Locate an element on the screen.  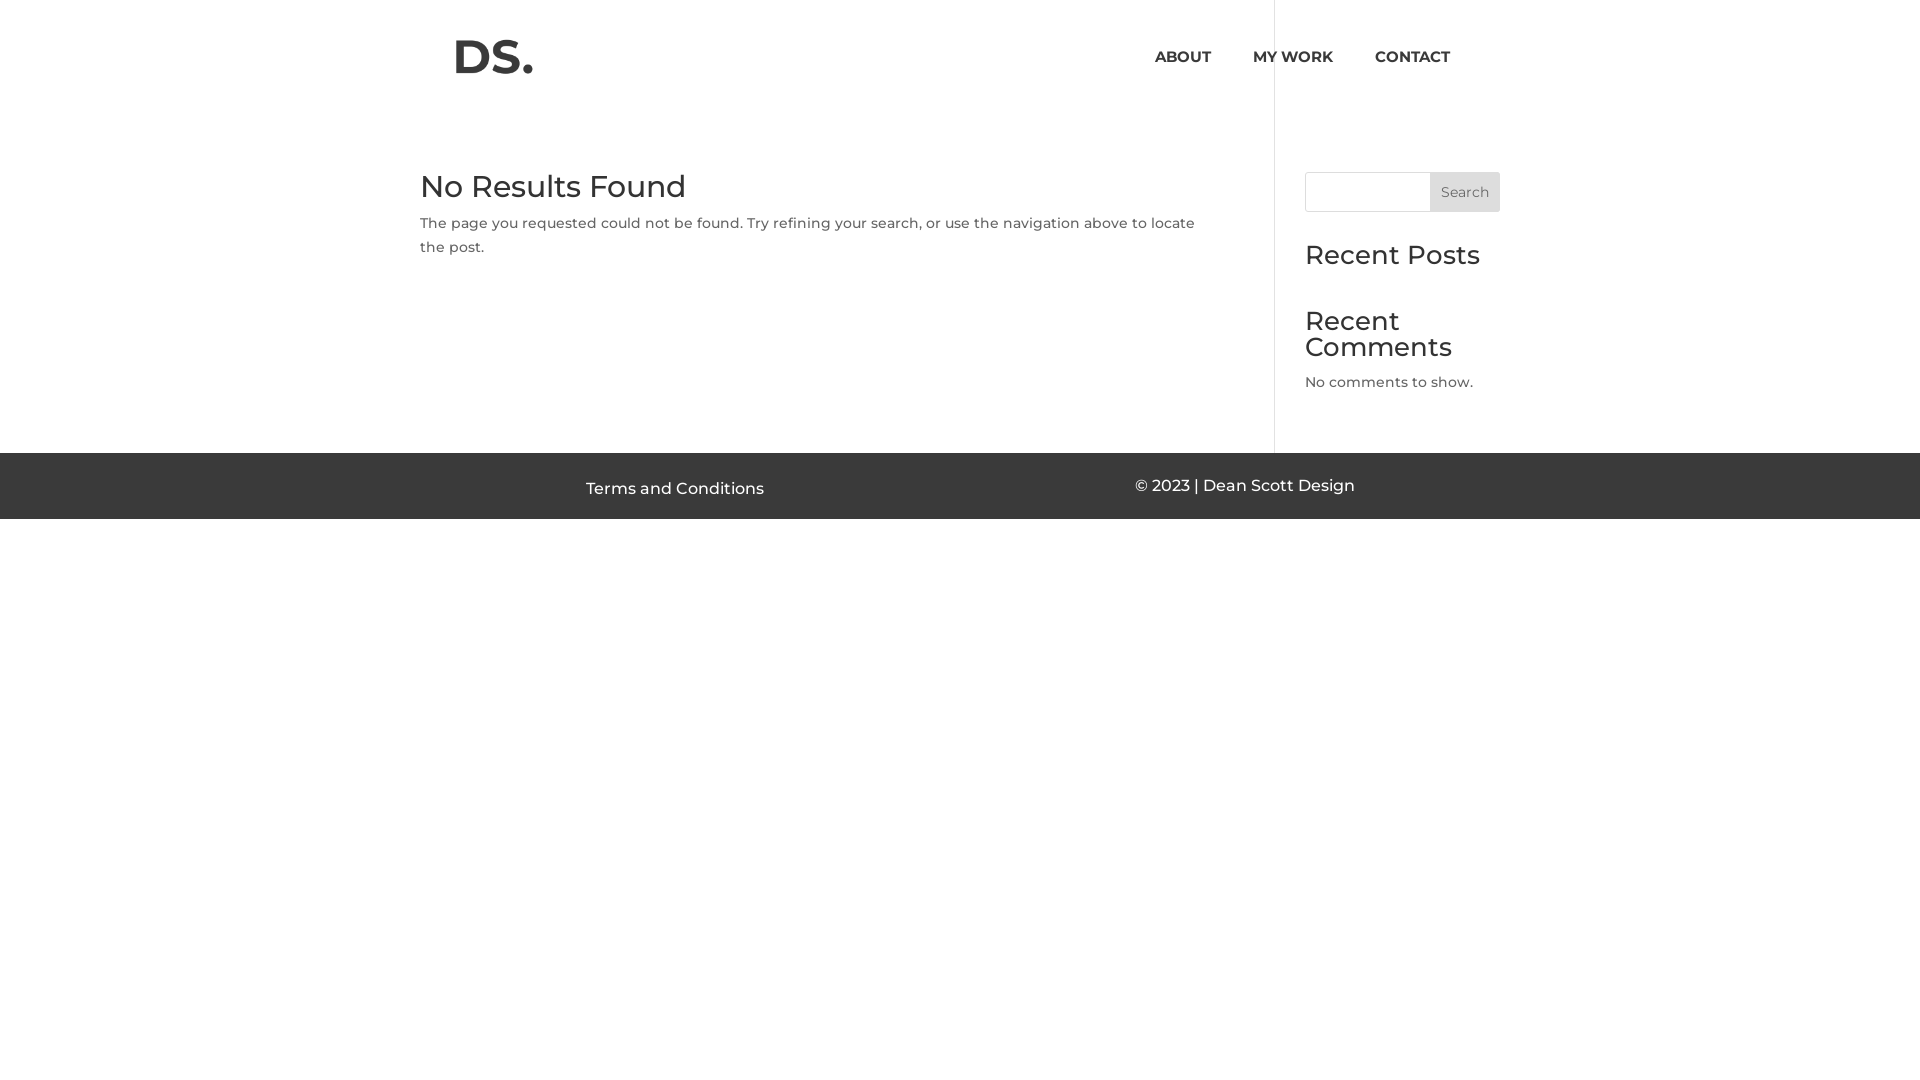
'ABOUT' is located at coordinates (1193, 80).